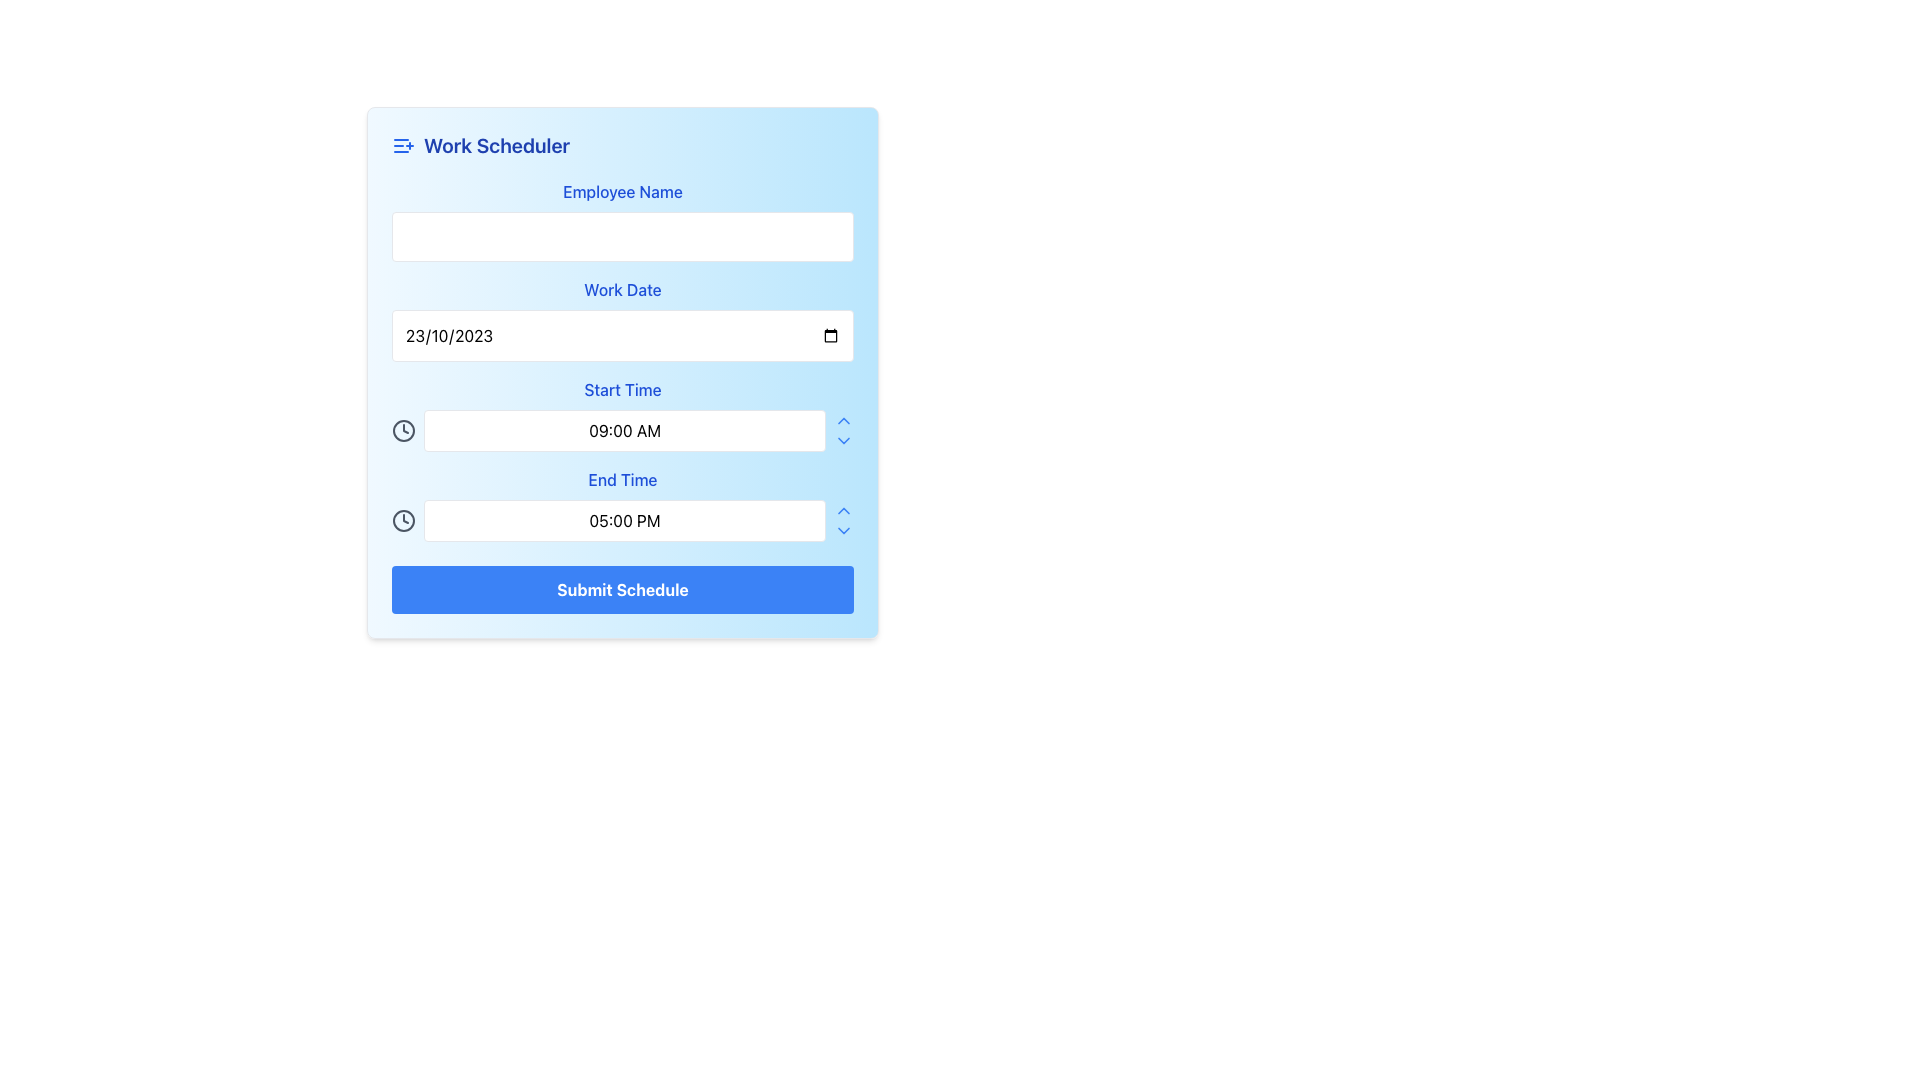 The width and height of the screenshot is (1920, 1080). What do you see at coordinates (844, 439) in the screenshot?
I see `the Dropdown toggle icon located near the bottom right corner of the blue panel under the 'End Time' input box` at bounding box center [844, 439].